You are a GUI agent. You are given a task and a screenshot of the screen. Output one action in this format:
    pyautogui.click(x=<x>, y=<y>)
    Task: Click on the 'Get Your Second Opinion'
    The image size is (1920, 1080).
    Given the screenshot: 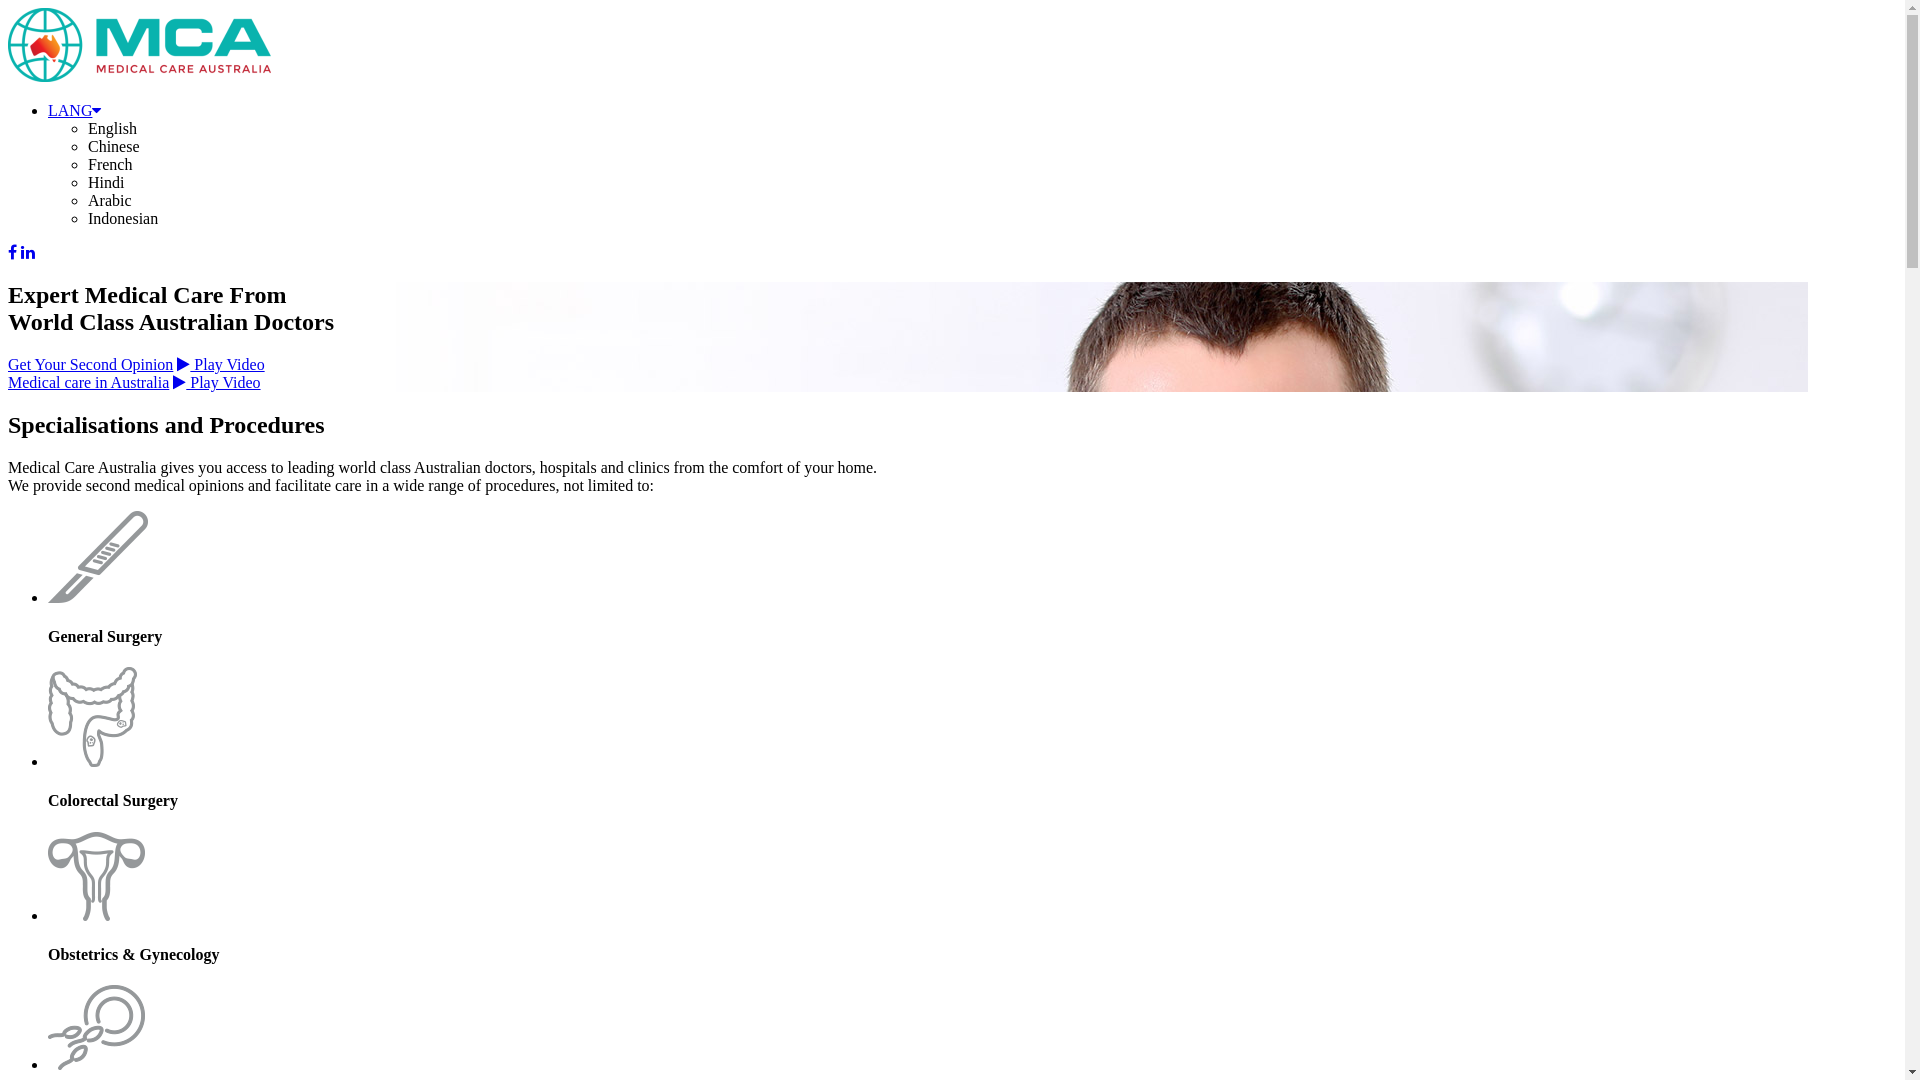 What is the action you would take?
    pyautogui.click(x=89, y=364)
    